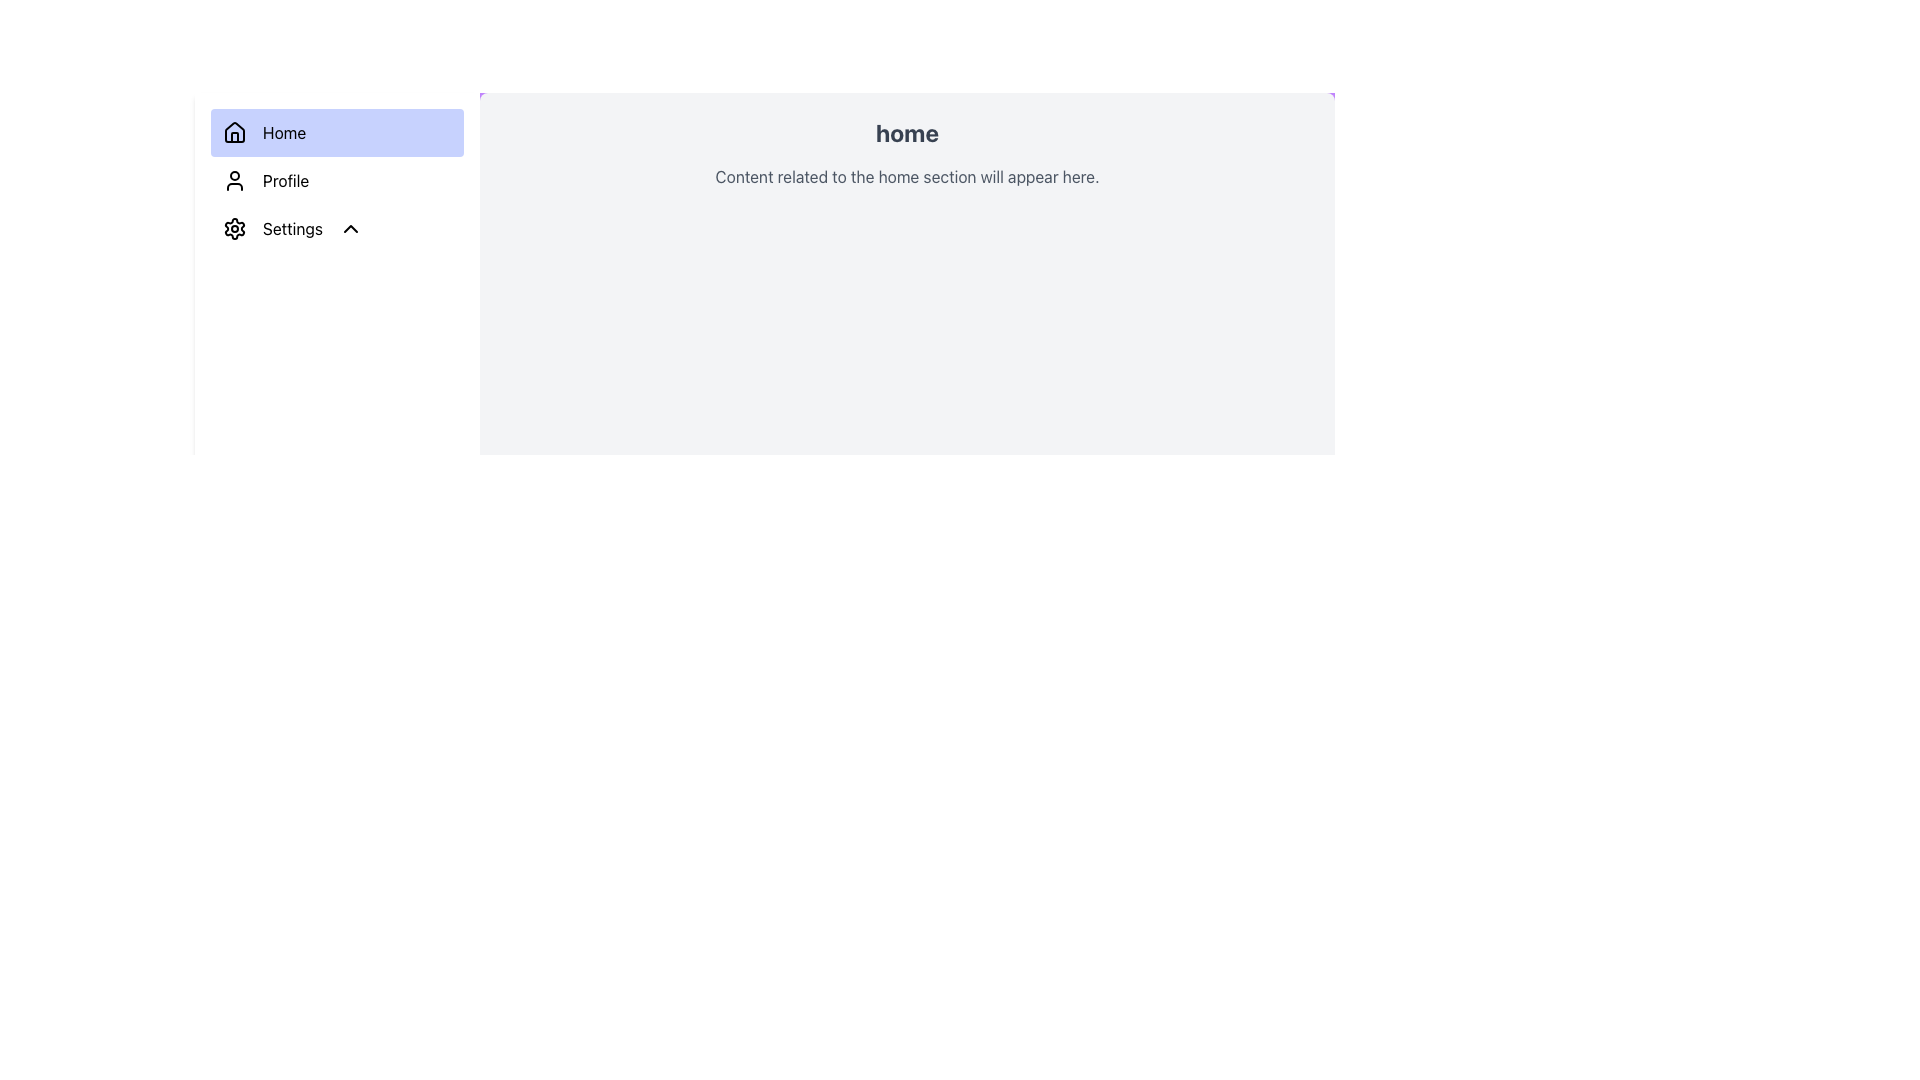  Describe the element at coordinates (283, 132) in the screenshot. I see `the 'Home' navigation text label located within the blue background block of the vertical menu on the left side of the display` at that location.